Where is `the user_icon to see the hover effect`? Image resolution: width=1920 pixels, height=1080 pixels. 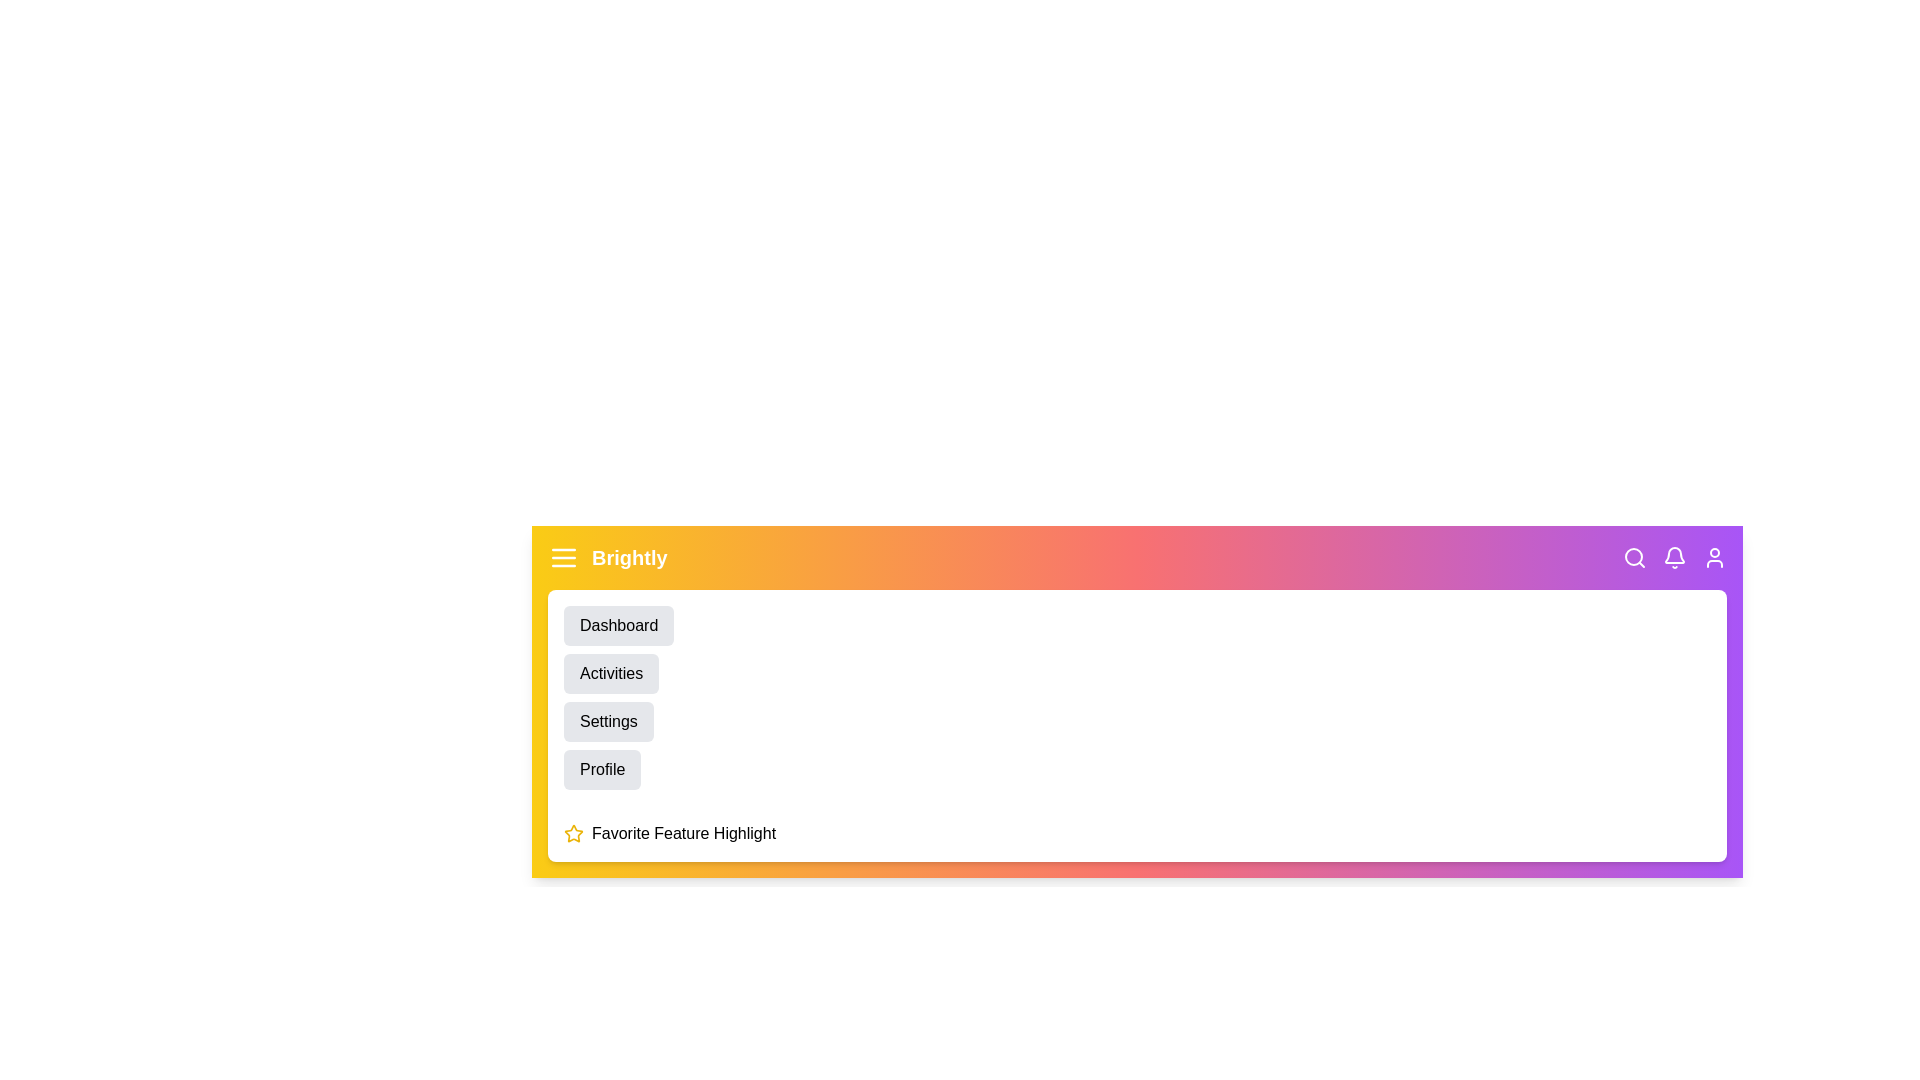 the user_icon to see the hover effect is located at coordinates (1713, 558).